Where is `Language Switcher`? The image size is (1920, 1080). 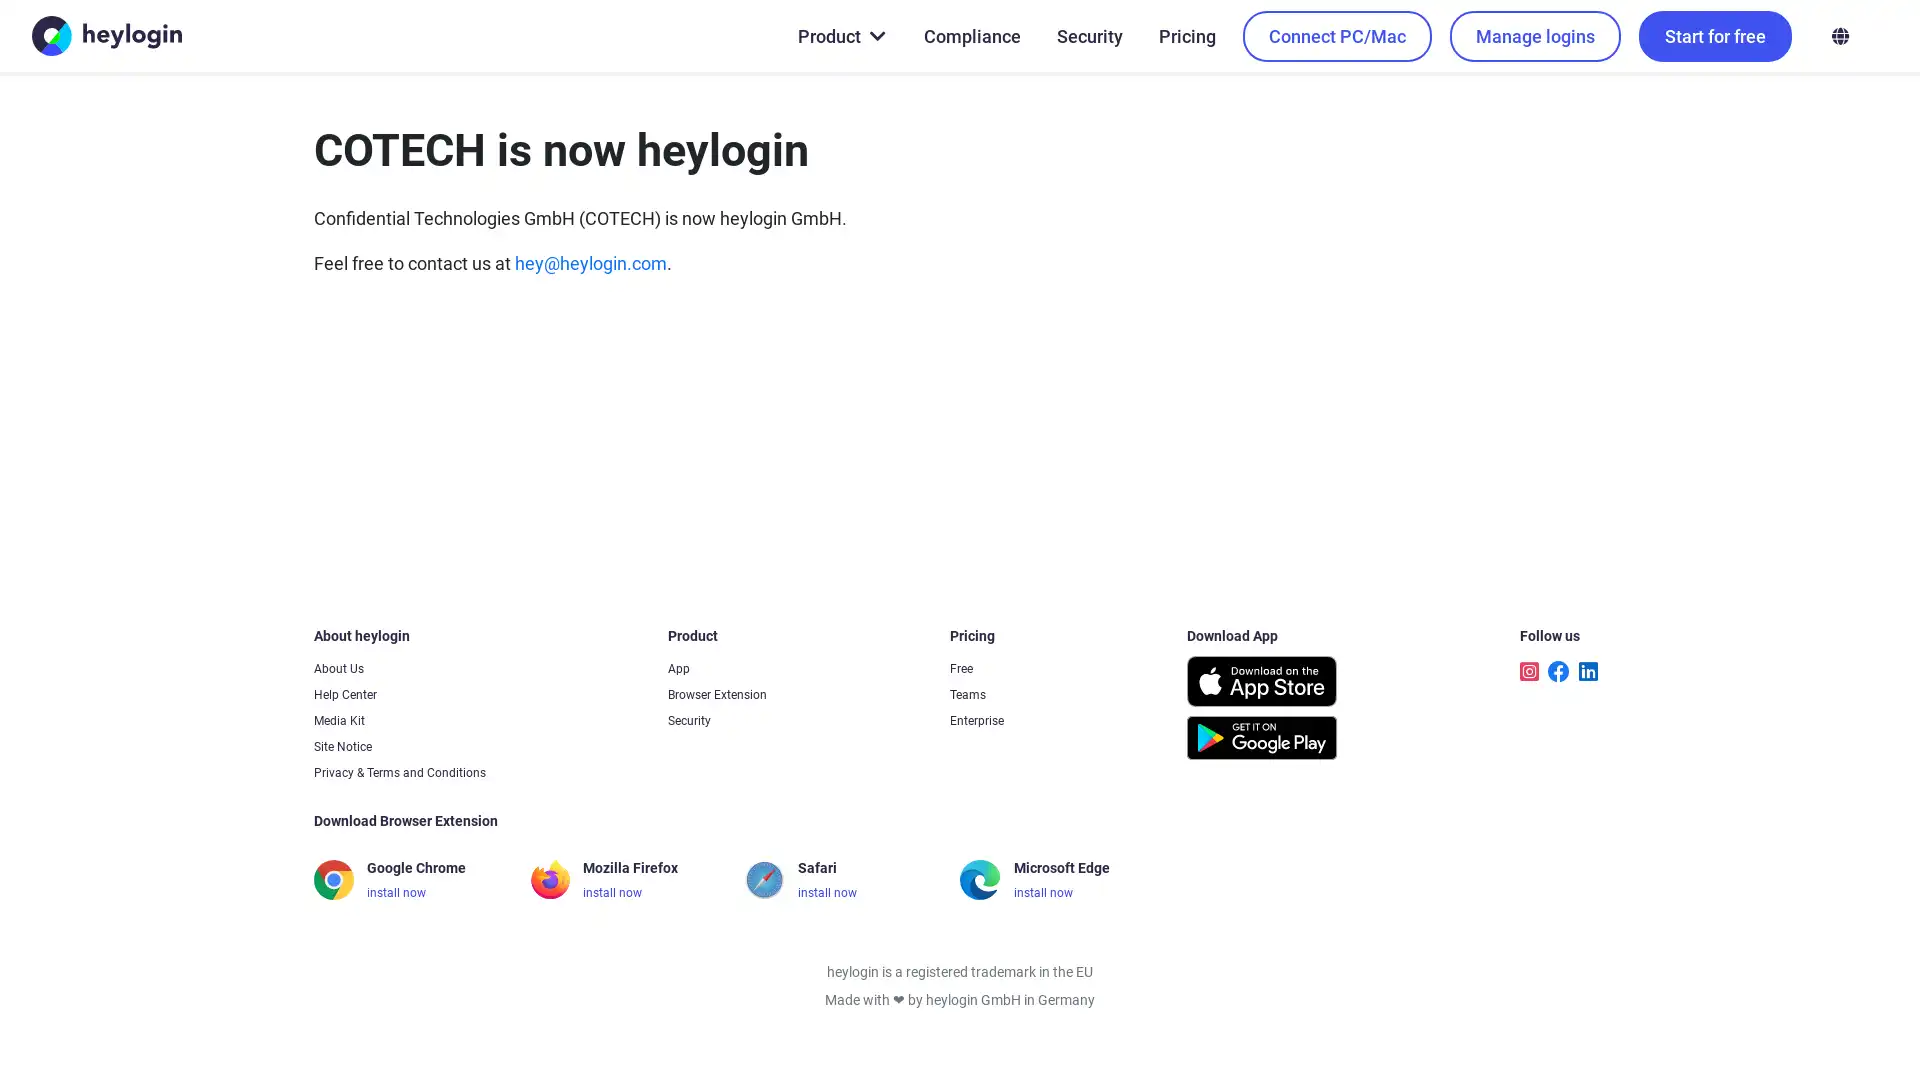
Language Switcher is located at coordinates (1839, 35).